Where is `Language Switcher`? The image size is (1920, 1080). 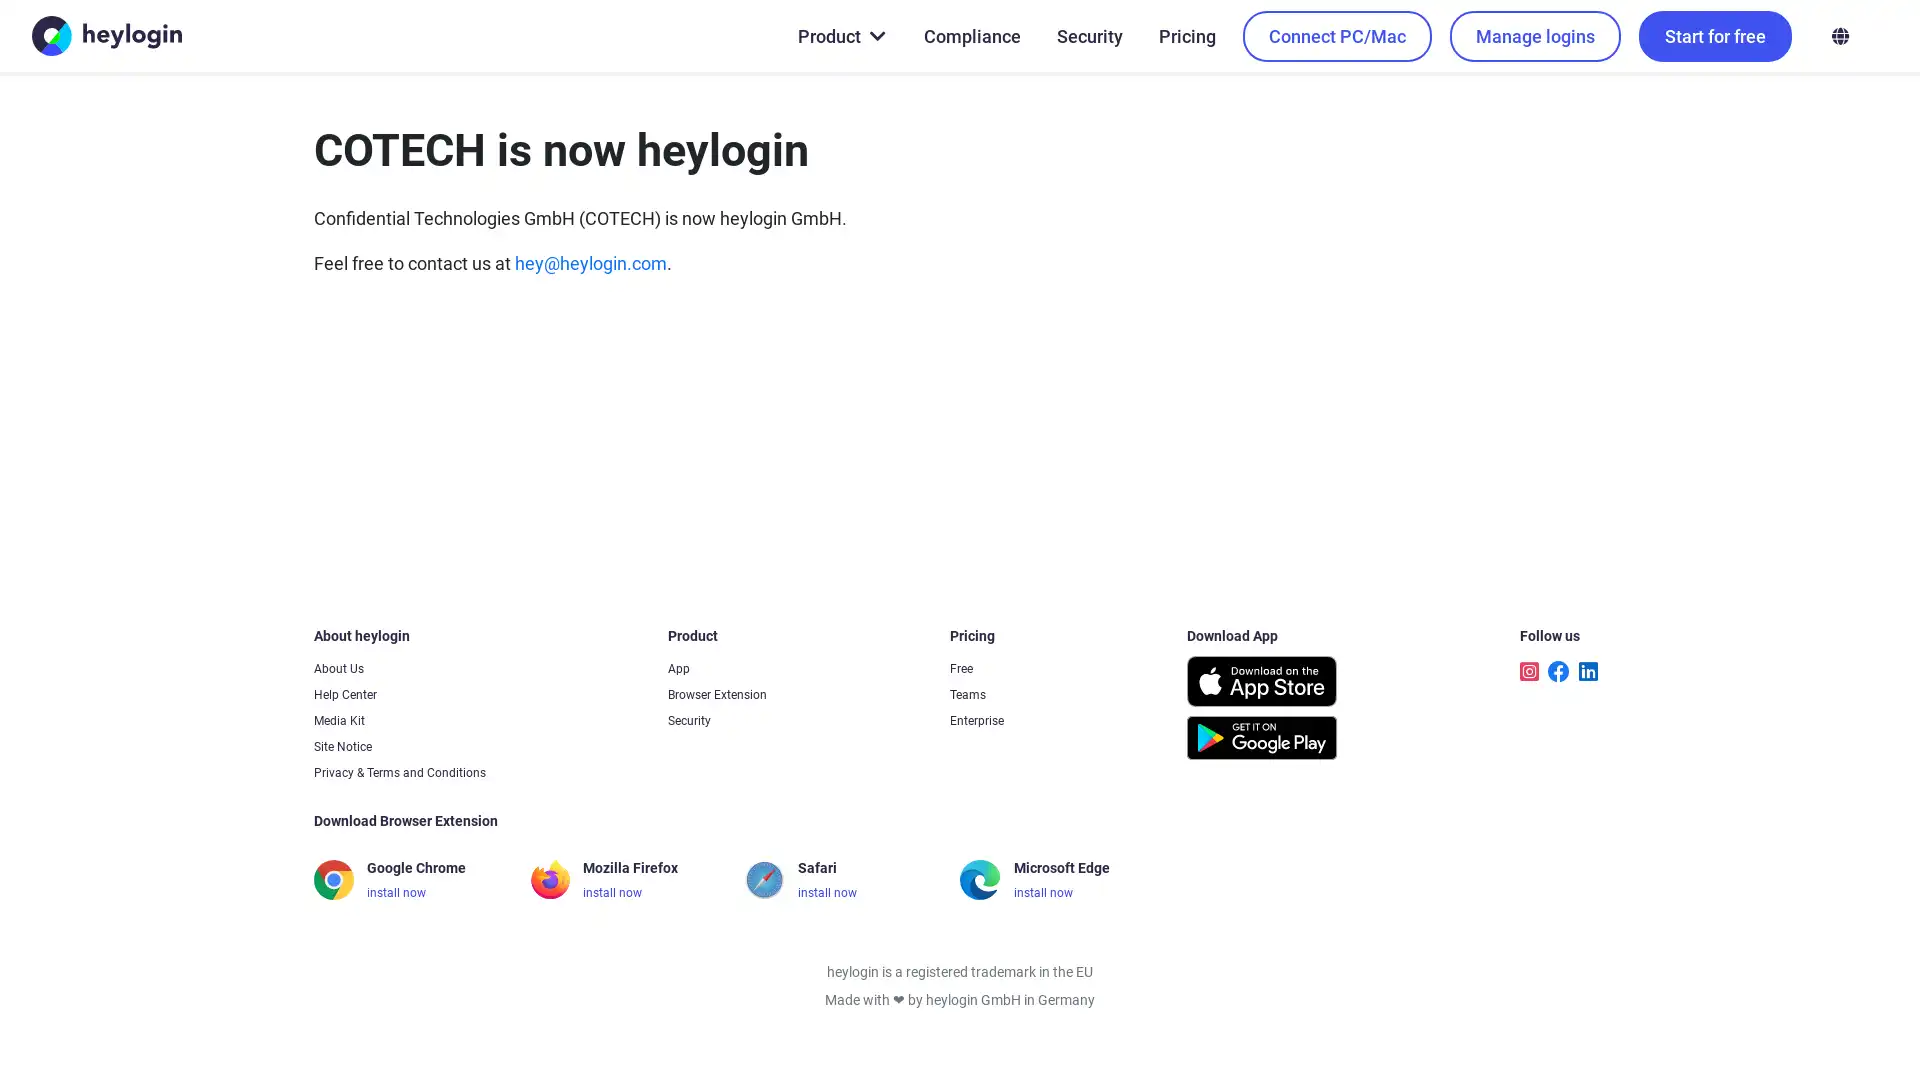
Language Switcher is located at coordinates (1839, 35).